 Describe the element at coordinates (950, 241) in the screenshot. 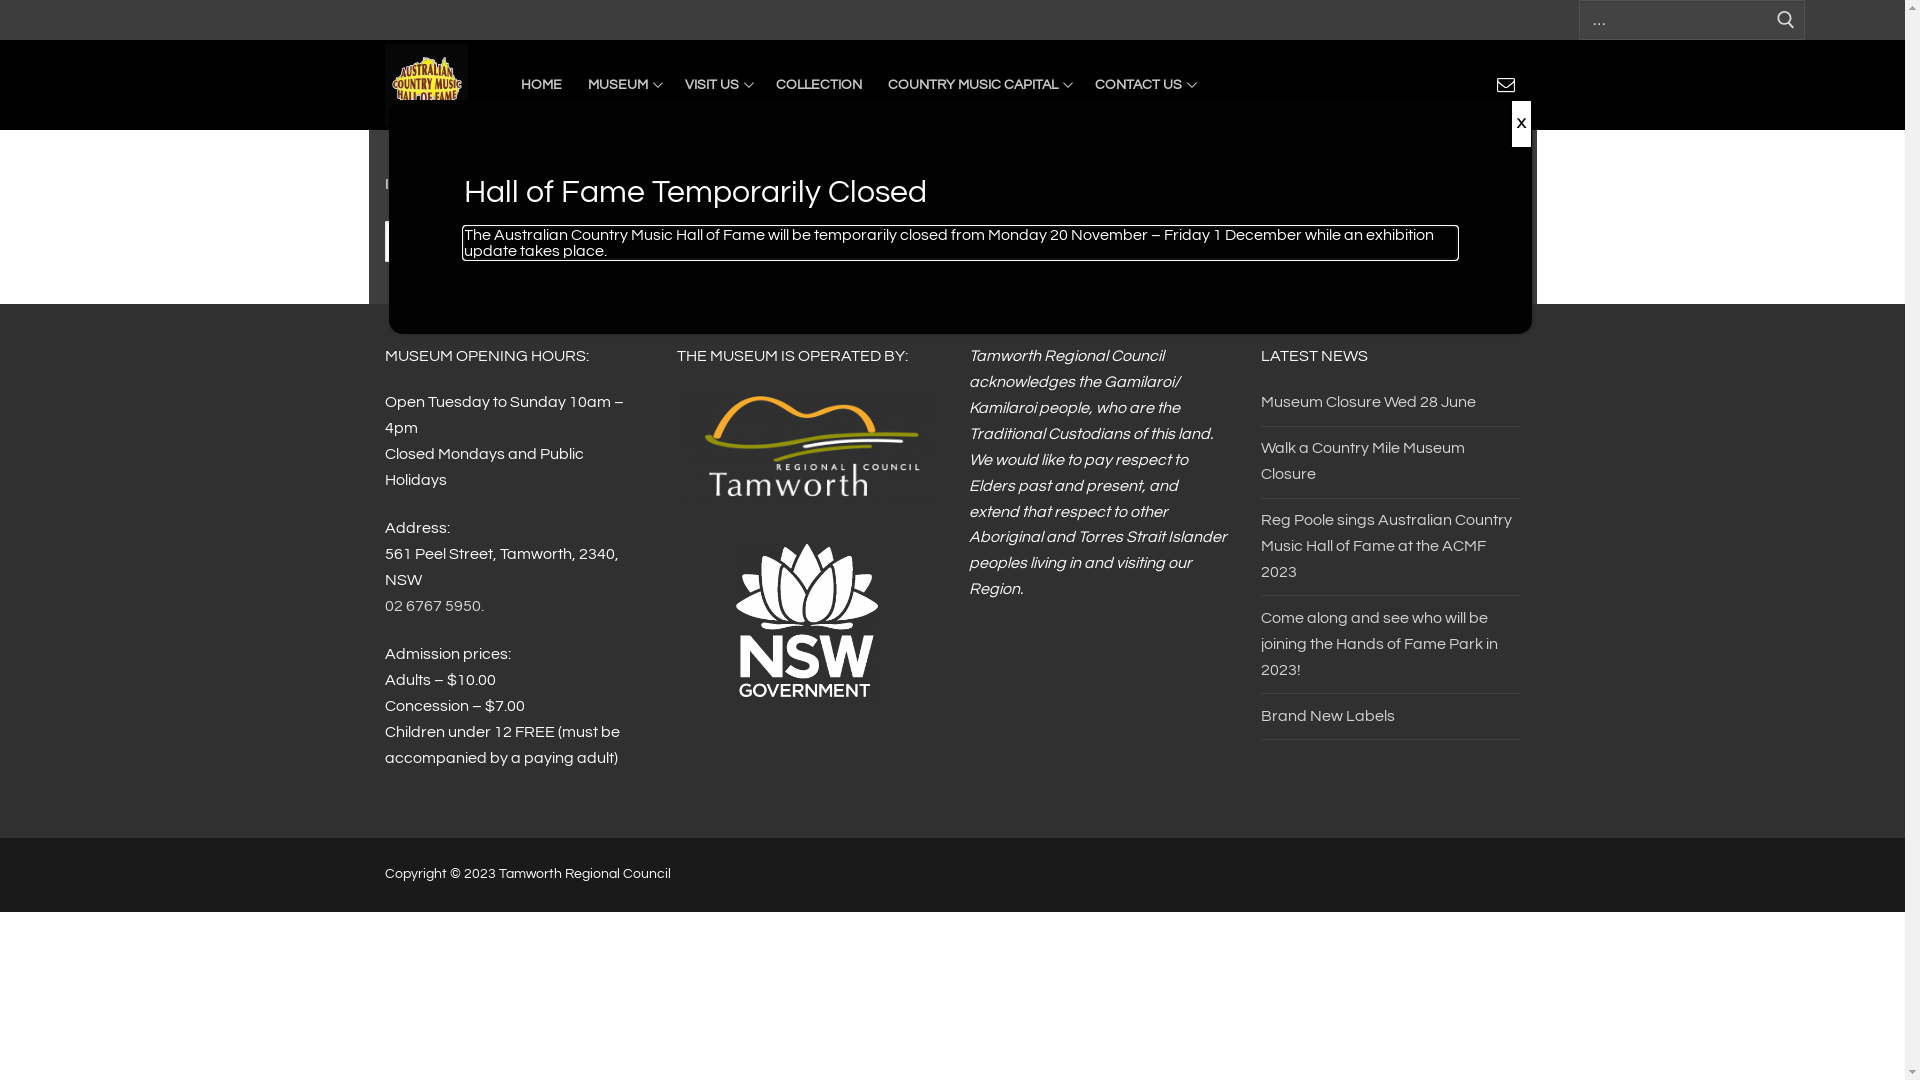

I see `'Search for:'` at that location.